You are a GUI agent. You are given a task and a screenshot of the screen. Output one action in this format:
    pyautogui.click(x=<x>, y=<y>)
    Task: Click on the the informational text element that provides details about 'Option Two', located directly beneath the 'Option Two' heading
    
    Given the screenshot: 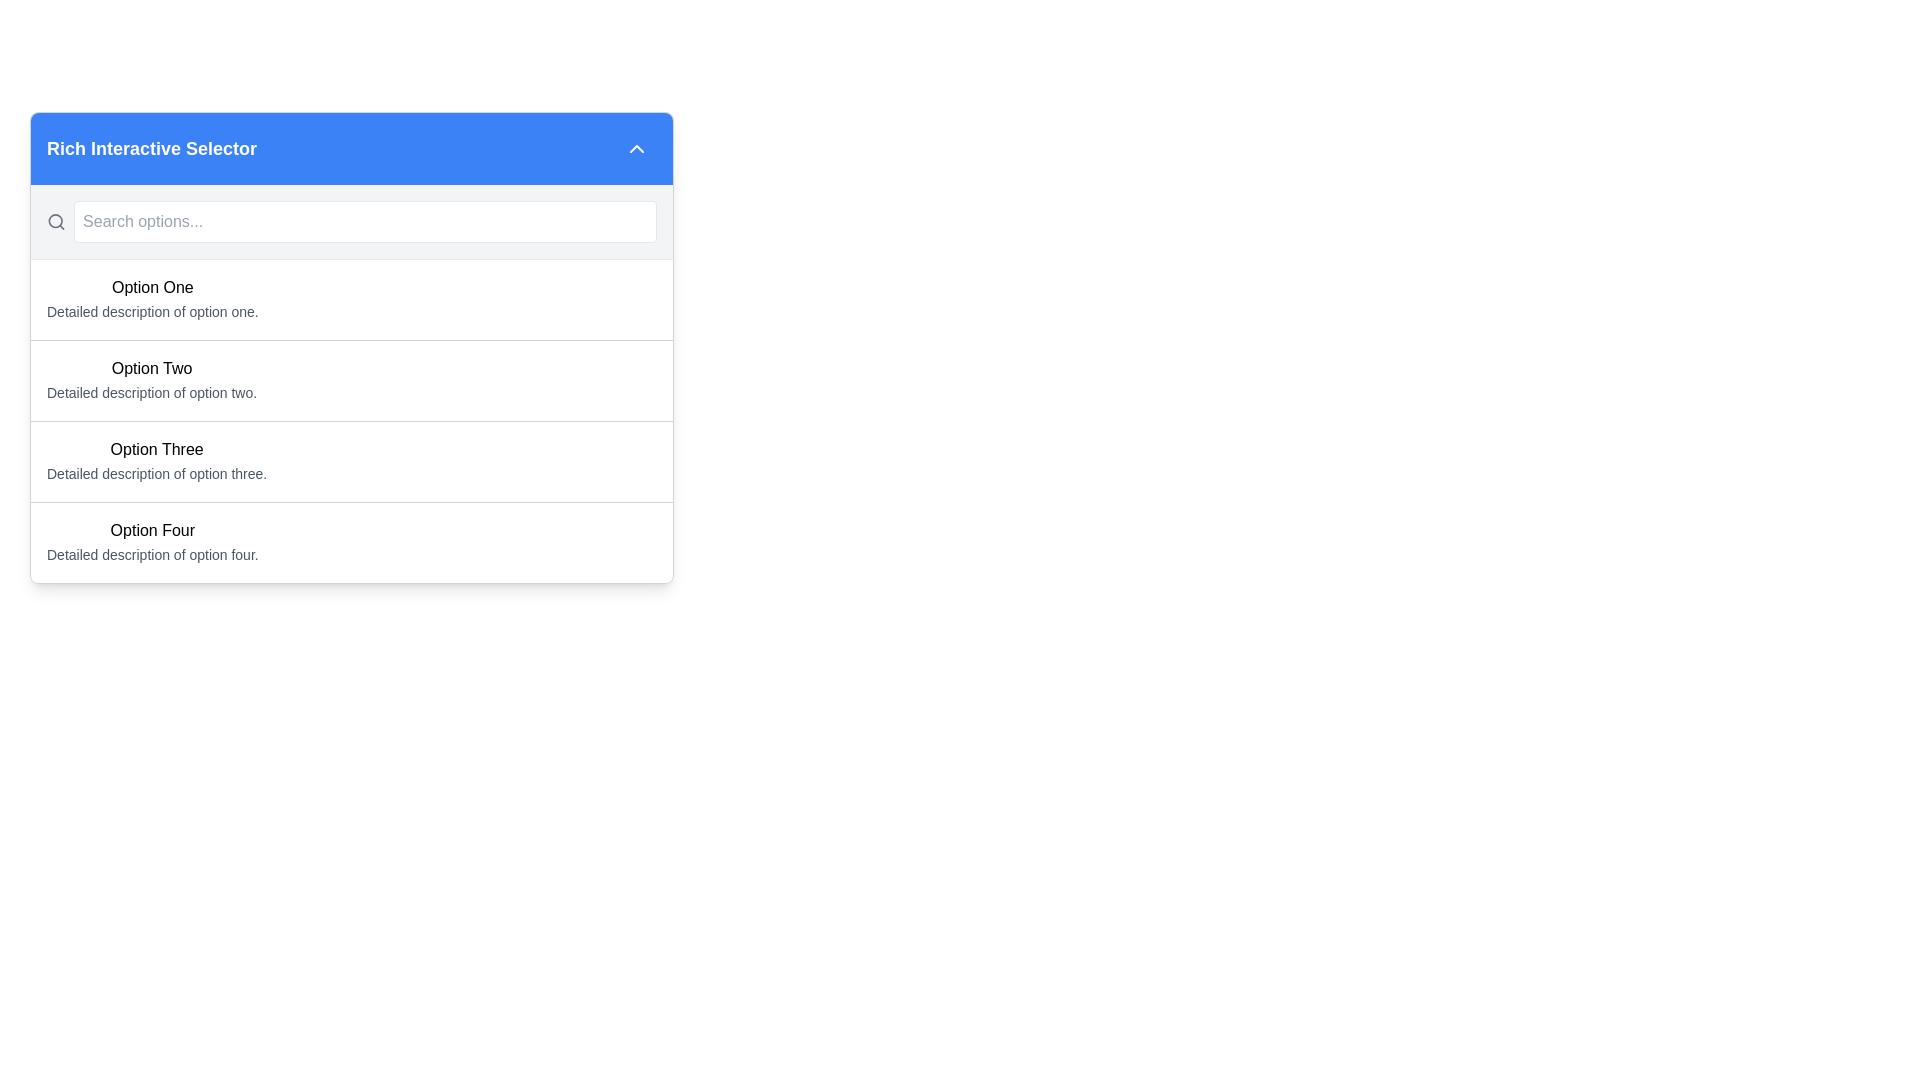 What is the action you would take?
    pyautogui.click(x=151, y=393)
    